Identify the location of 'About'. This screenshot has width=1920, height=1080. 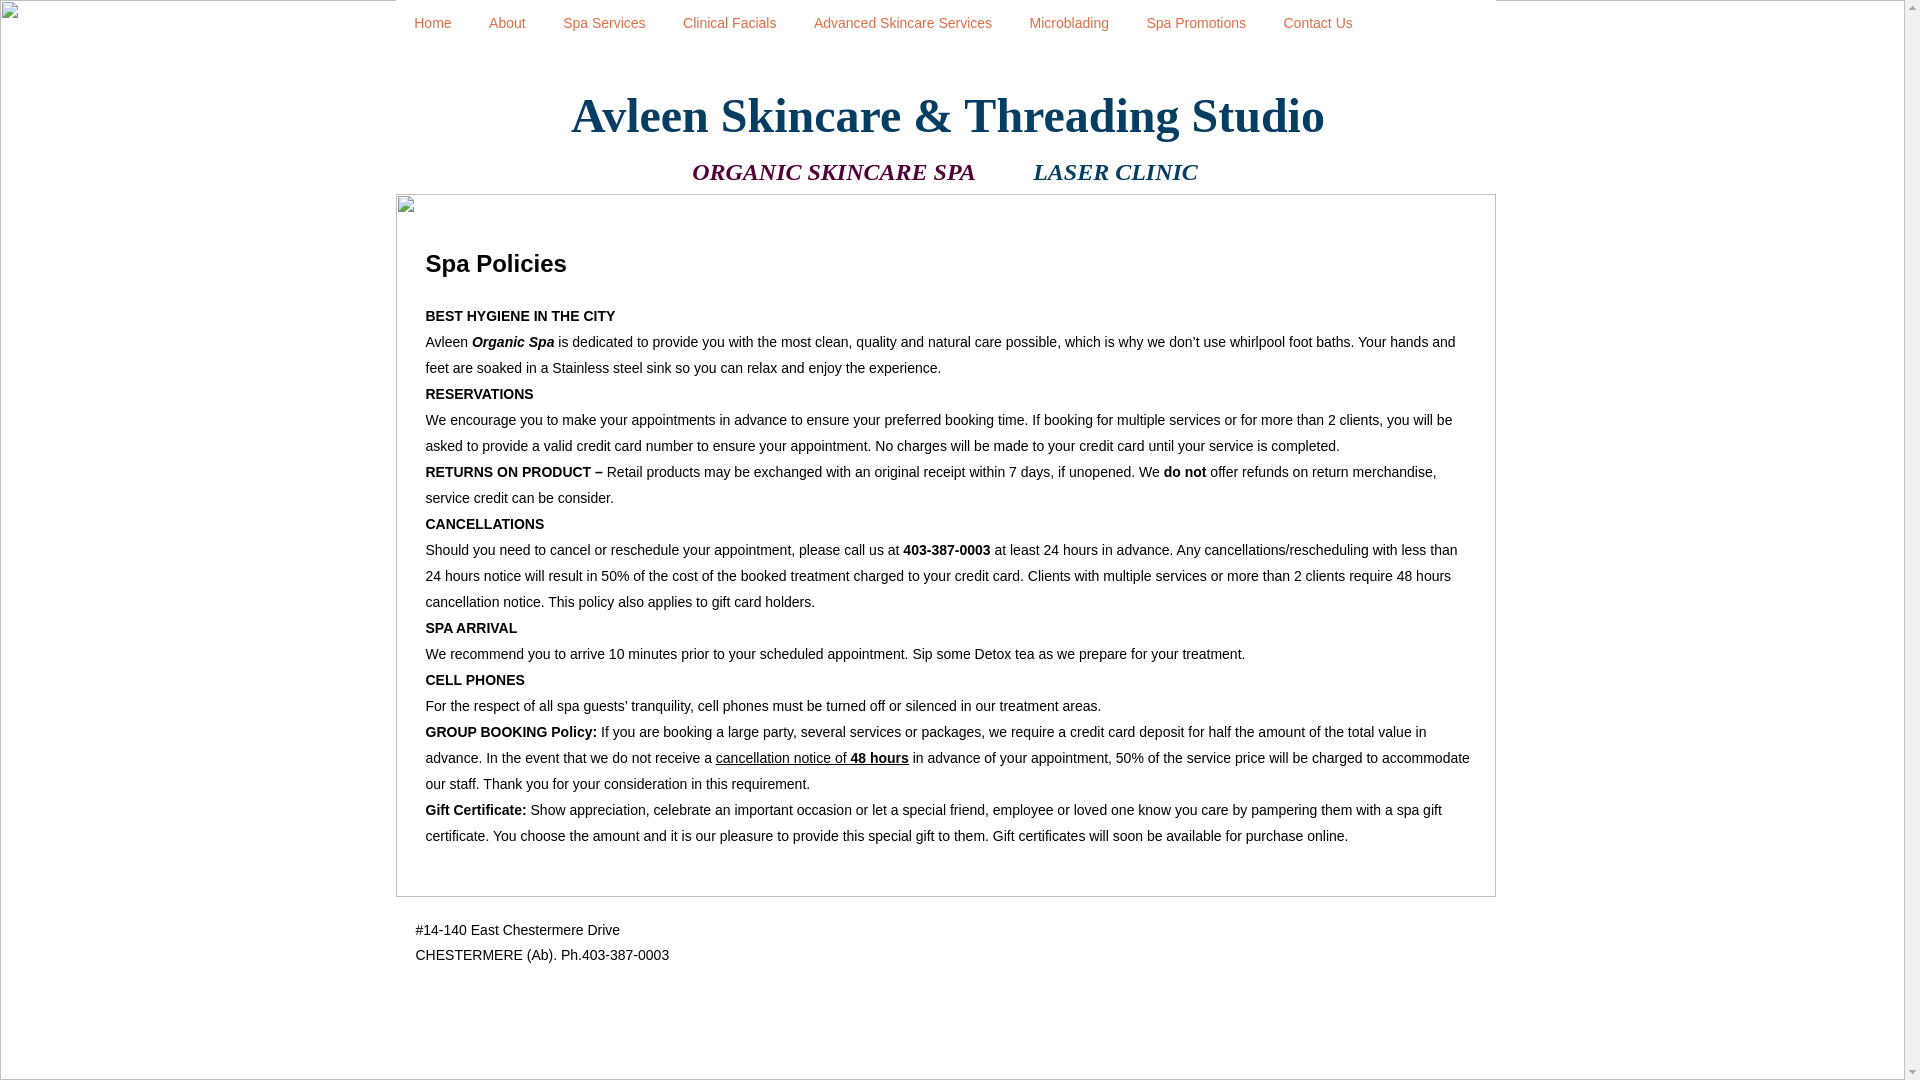
(469, 23).